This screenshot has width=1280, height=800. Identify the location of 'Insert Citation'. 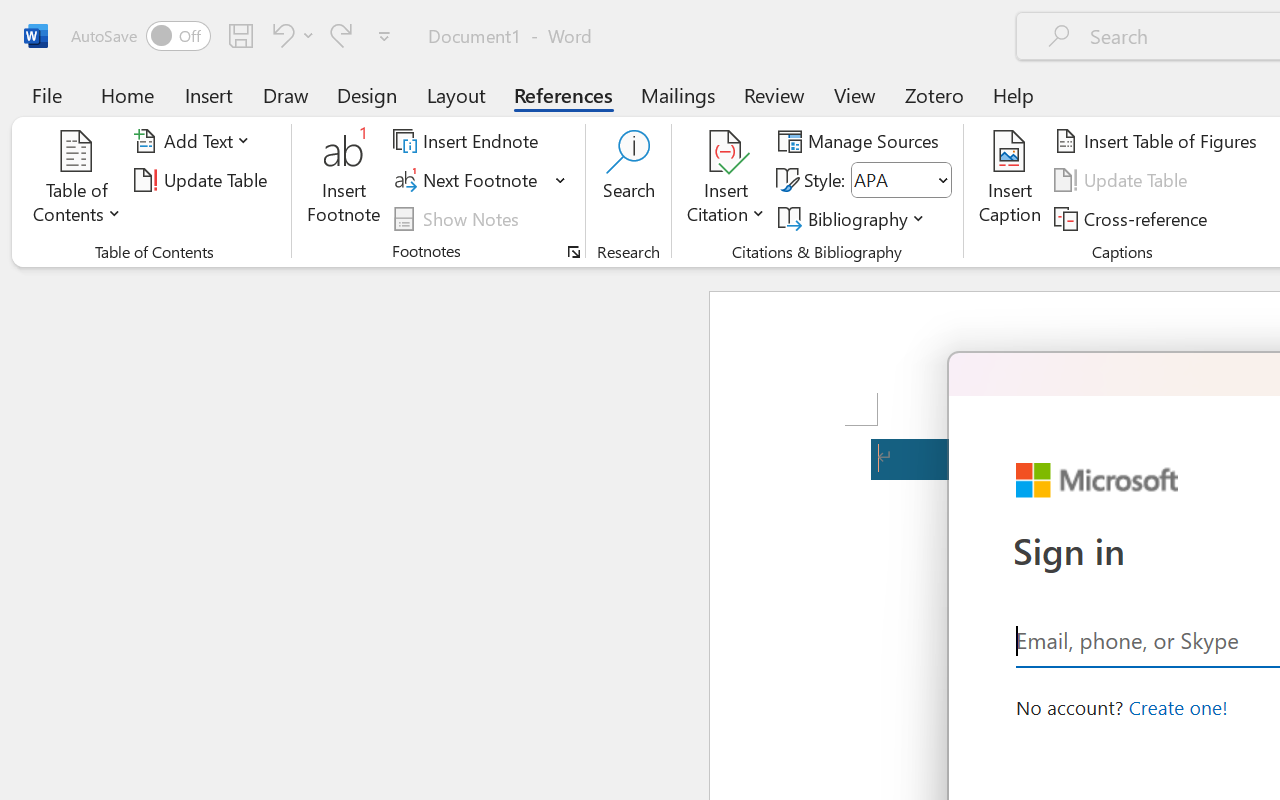
(725, 179).